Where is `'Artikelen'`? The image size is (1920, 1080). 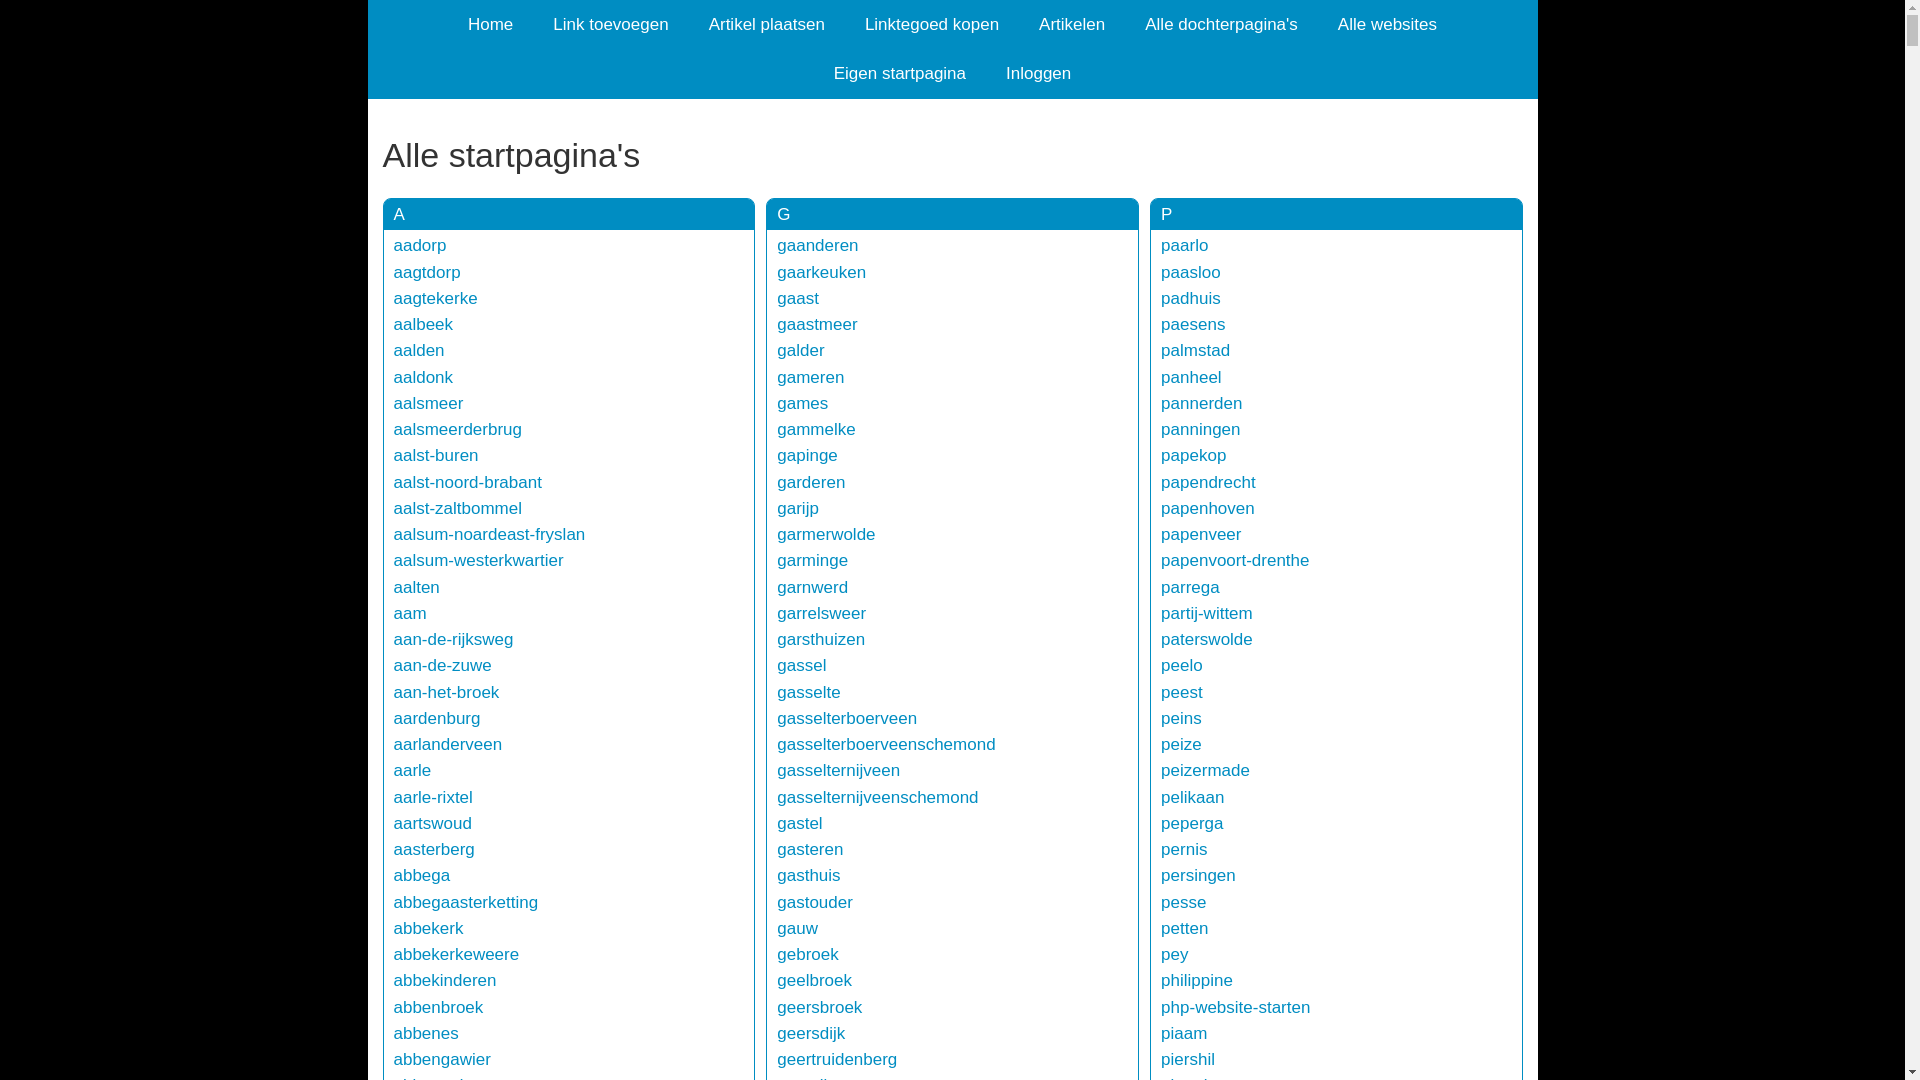
'Artikelen' is located at coordinates (1018, 24).